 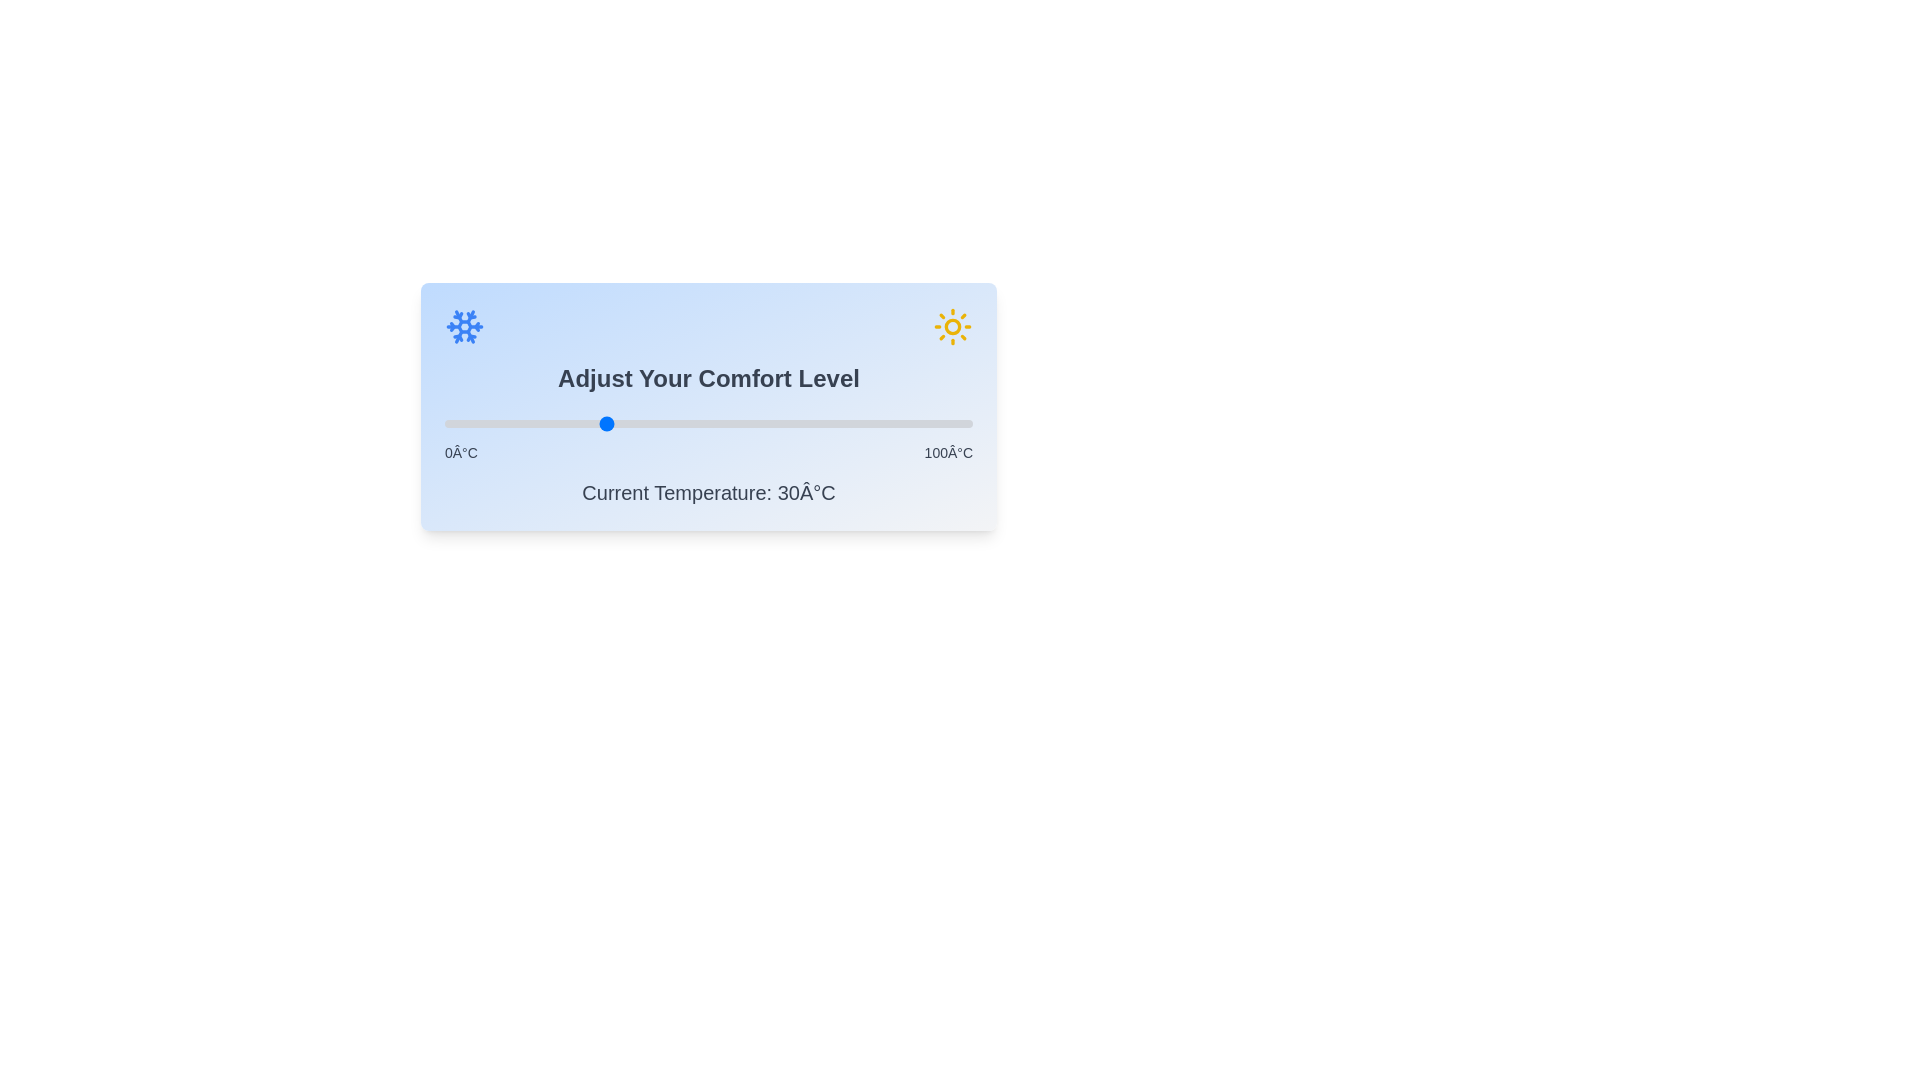 I want to click on the temperature slider to 91°C, so click(x=924, y=423).